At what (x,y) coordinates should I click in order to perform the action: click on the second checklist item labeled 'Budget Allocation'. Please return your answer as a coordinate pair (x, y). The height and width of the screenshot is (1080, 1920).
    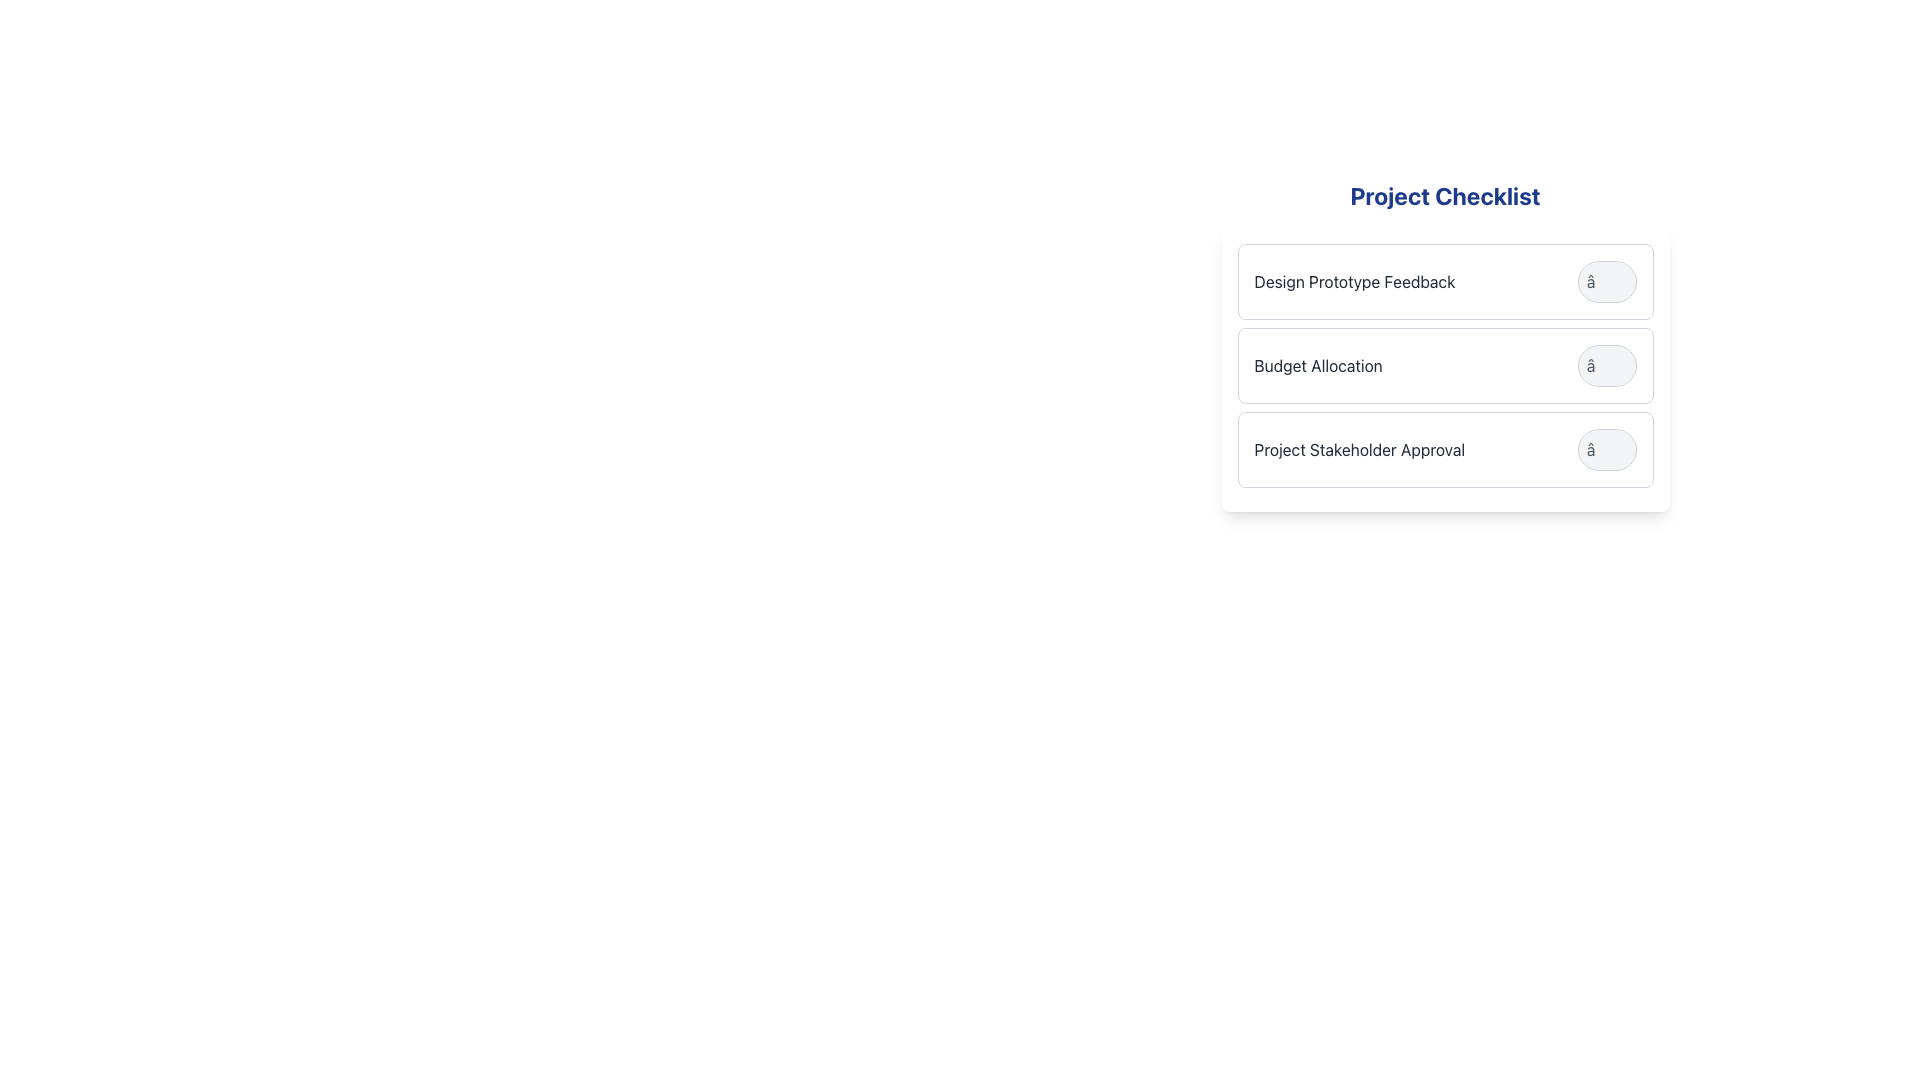
    Looking at the image, I should click on (1445, 366).